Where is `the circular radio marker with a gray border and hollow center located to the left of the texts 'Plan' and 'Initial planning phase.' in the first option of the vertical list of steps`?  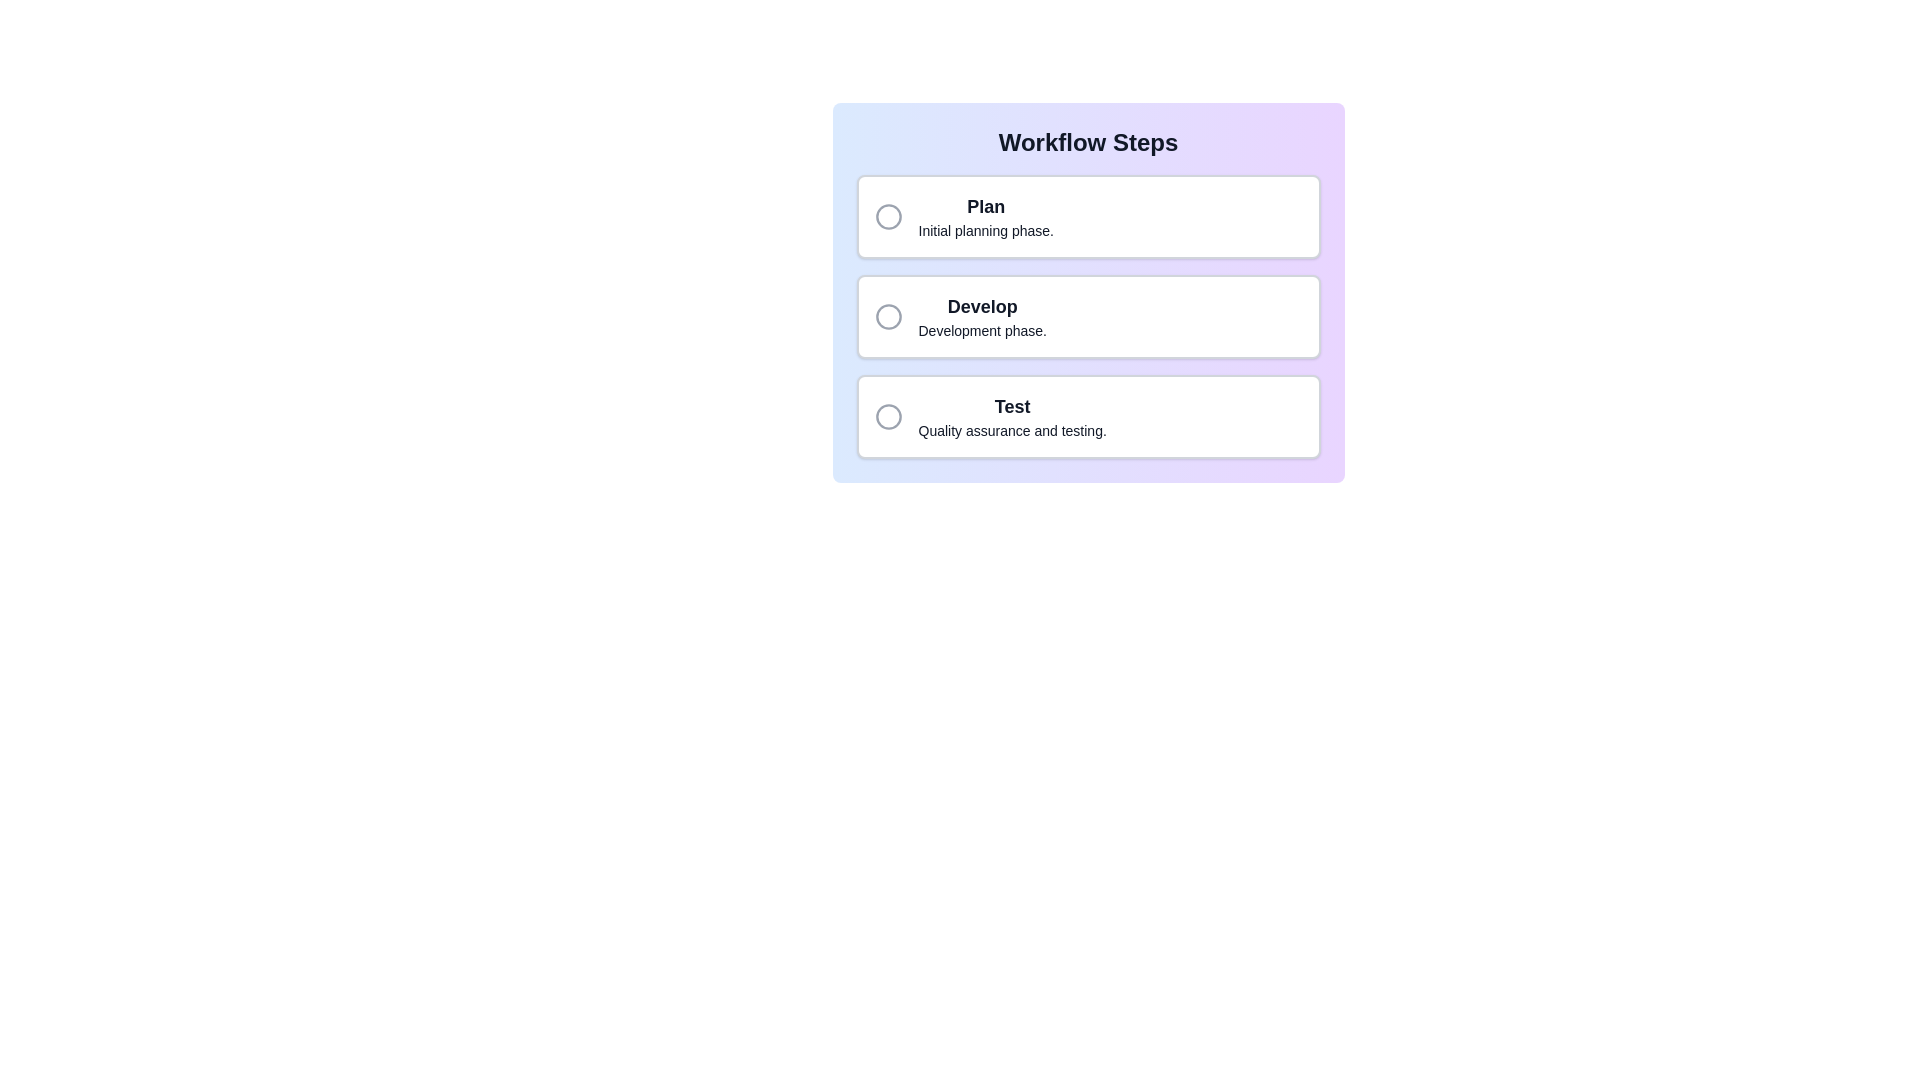
the circular radio marker with a gray border and hollow center located to the left of the texts 'Plan' and 'Initial planning phase.' in the first option of the vertical list of steps is located at coordinates (887, 216).